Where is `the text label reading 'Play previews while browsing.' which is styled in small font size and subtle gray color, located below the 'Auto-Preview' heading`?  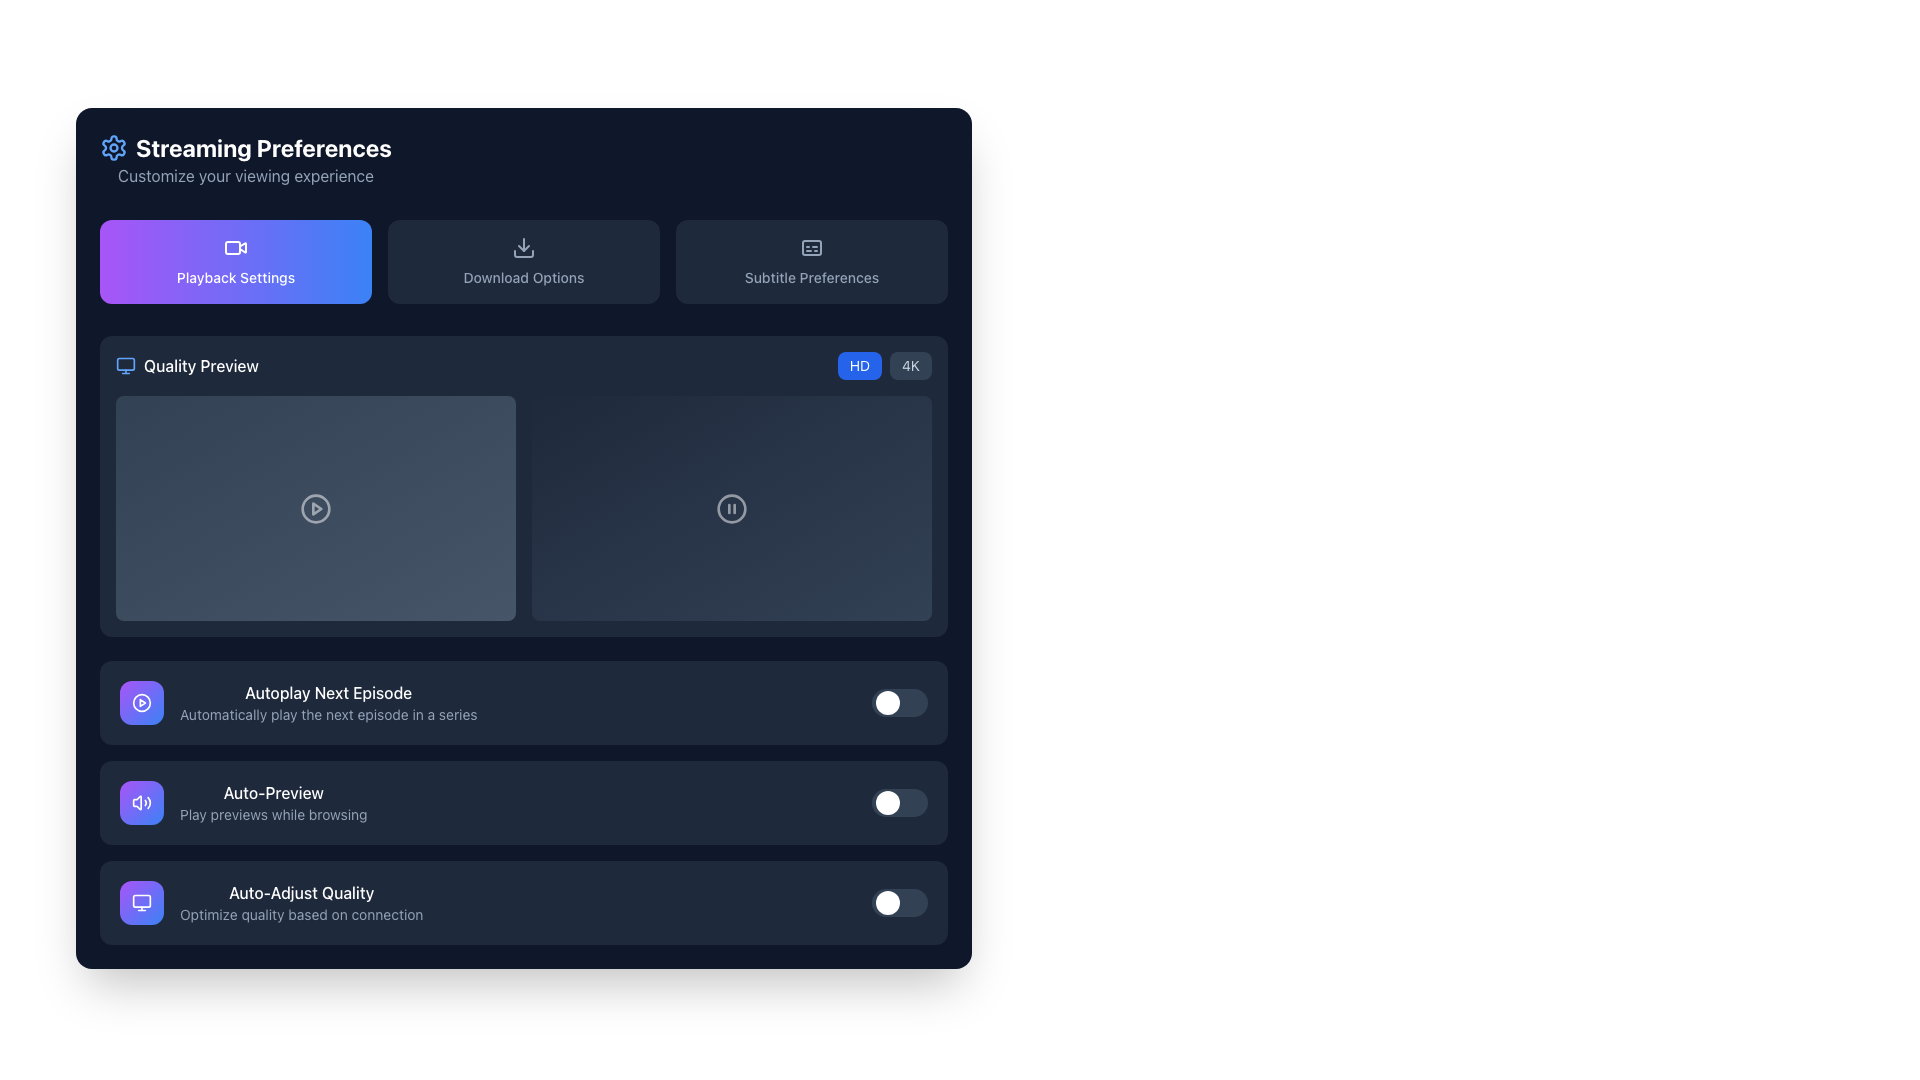
the text label reading 'Play previews while browsing.' which is styled in small font size and subtle gray color, located below the 'Auto-Preview' heading is located at coordinates (272, 814).